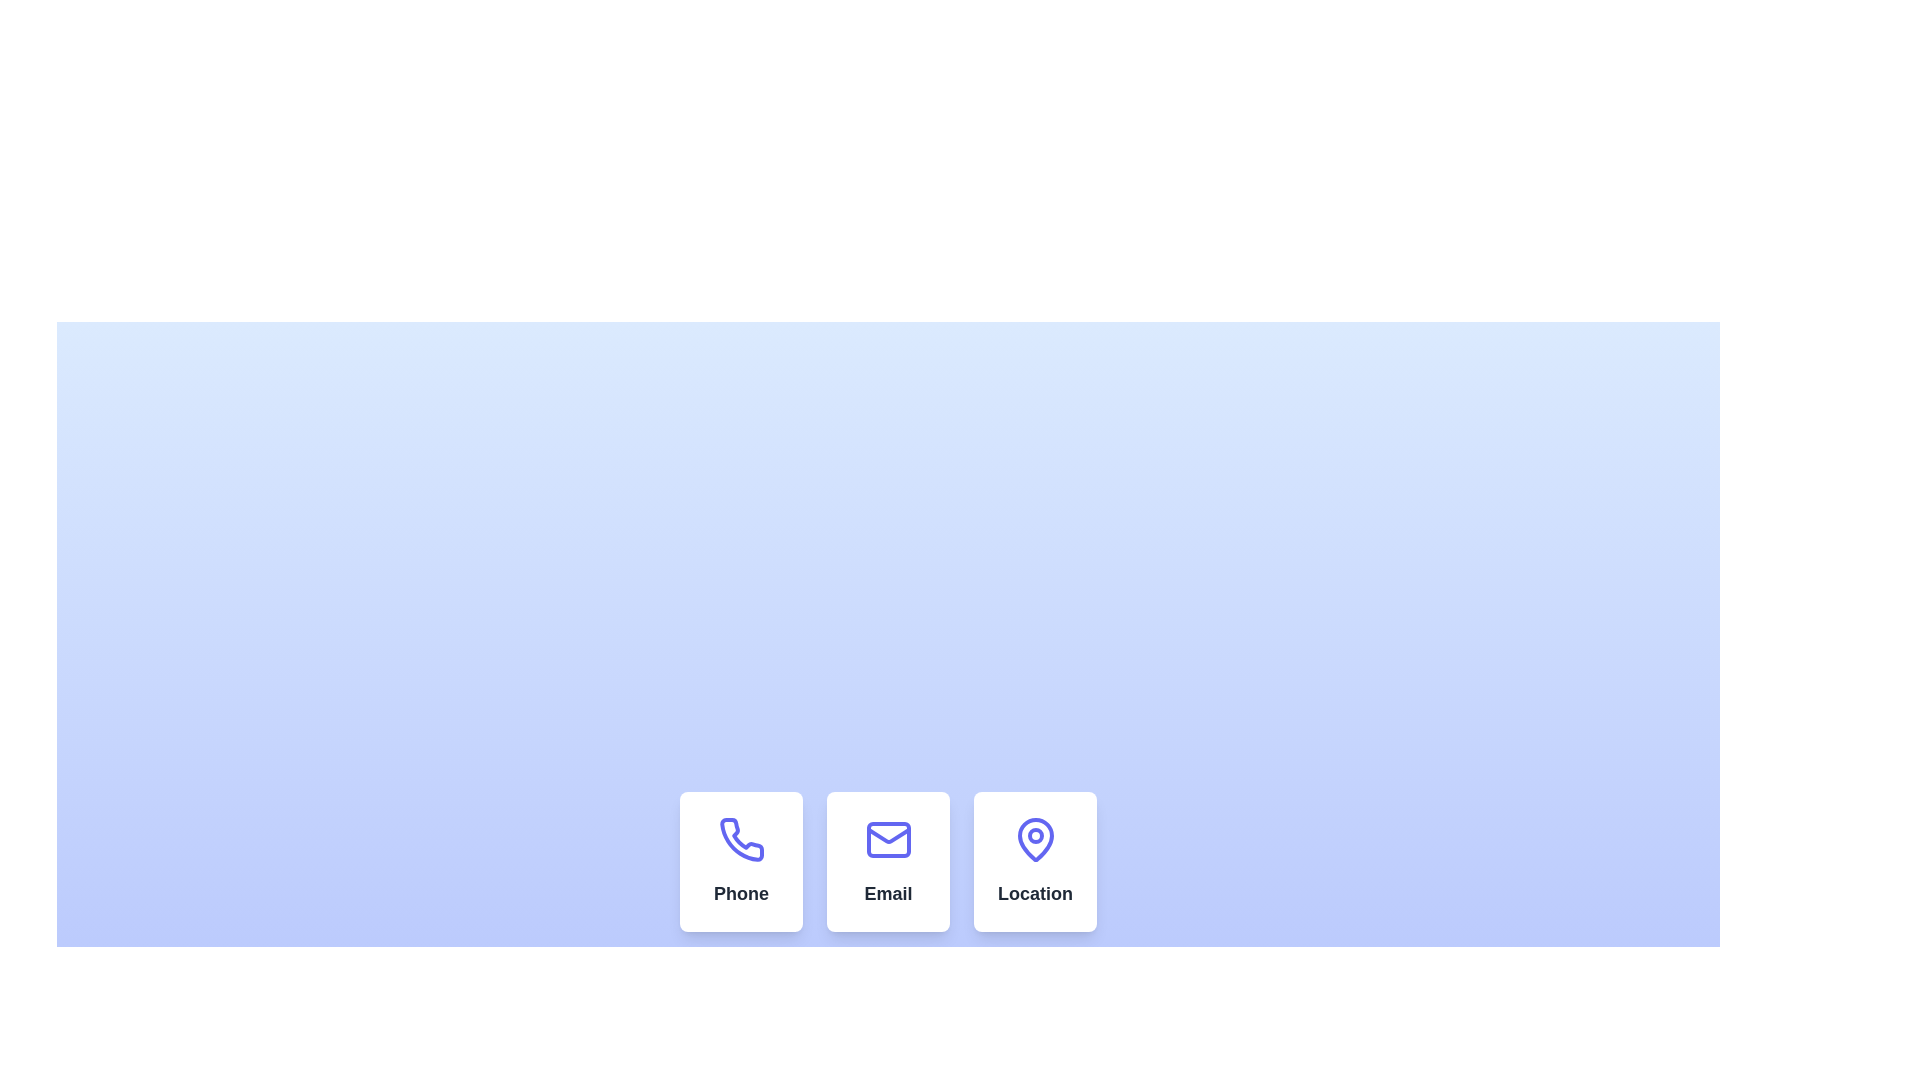  I want to click on the Decorative Rectangle element, which is a purple rounded rectangle inside the envelope icon above the 'Email' label in the card layout, so click(887, 840).